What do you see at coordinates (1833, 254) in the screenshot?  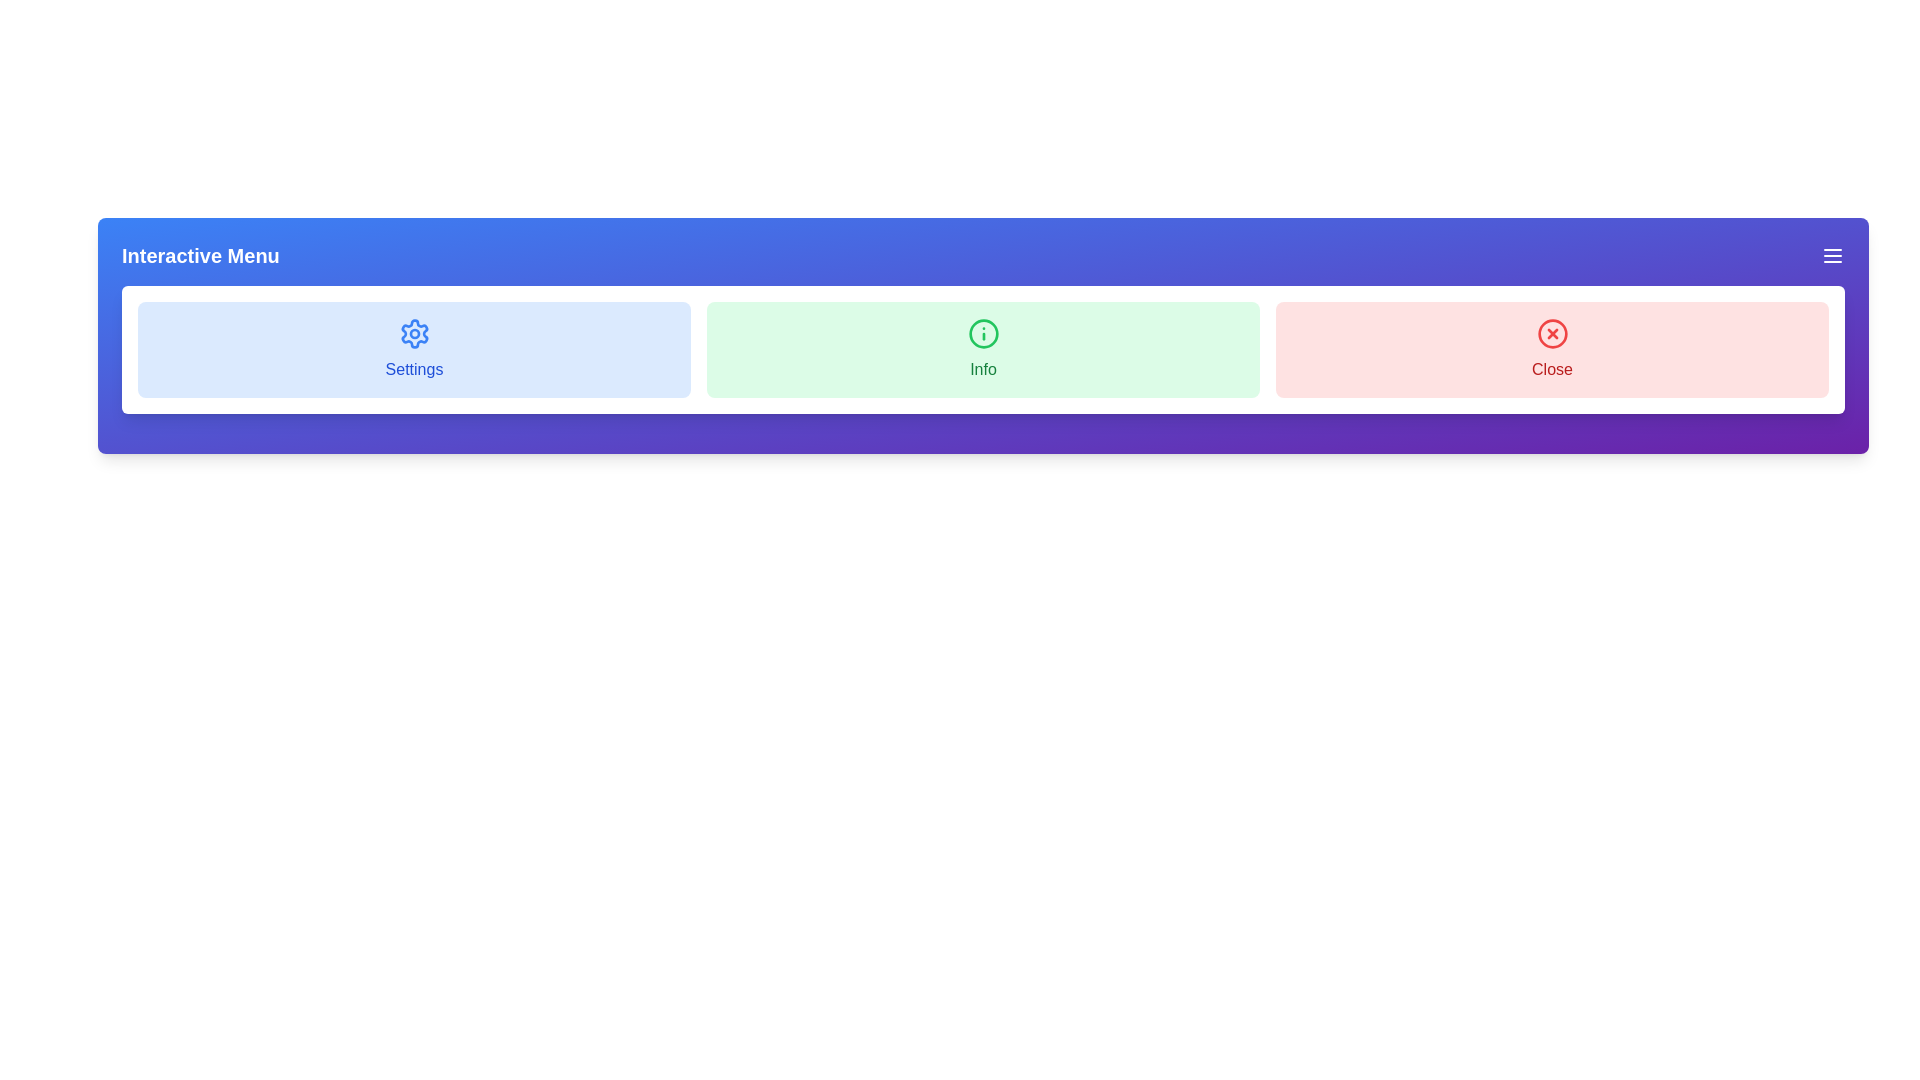 I see `the menu icon button to toggle the menu visibility` at bounding box center [1833, 254].